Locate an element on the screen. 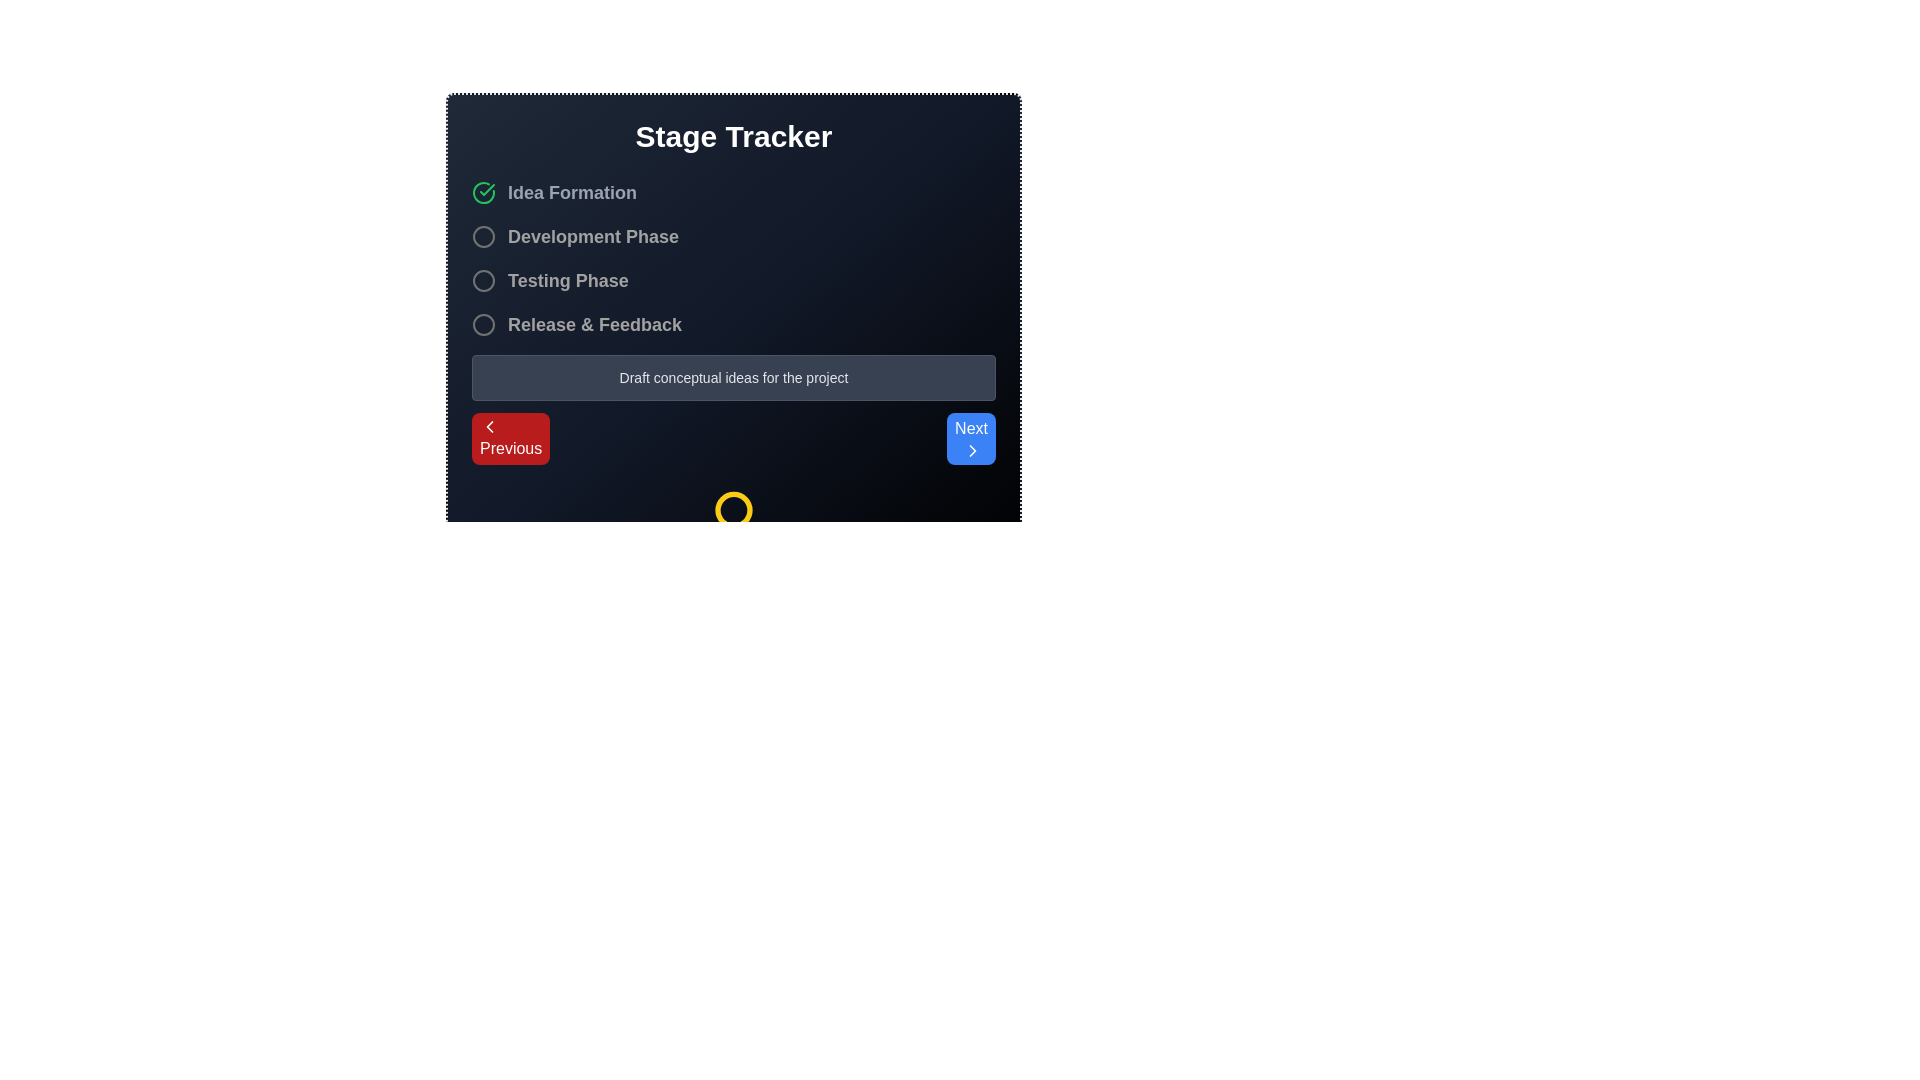 The width and height of the screenshot is (1920, 1080). the award or achievement icon located at the bottom of the interface, directly beneath the 'Draft conceptual ideas for the project' text input area is located at coordinates (733, 519).